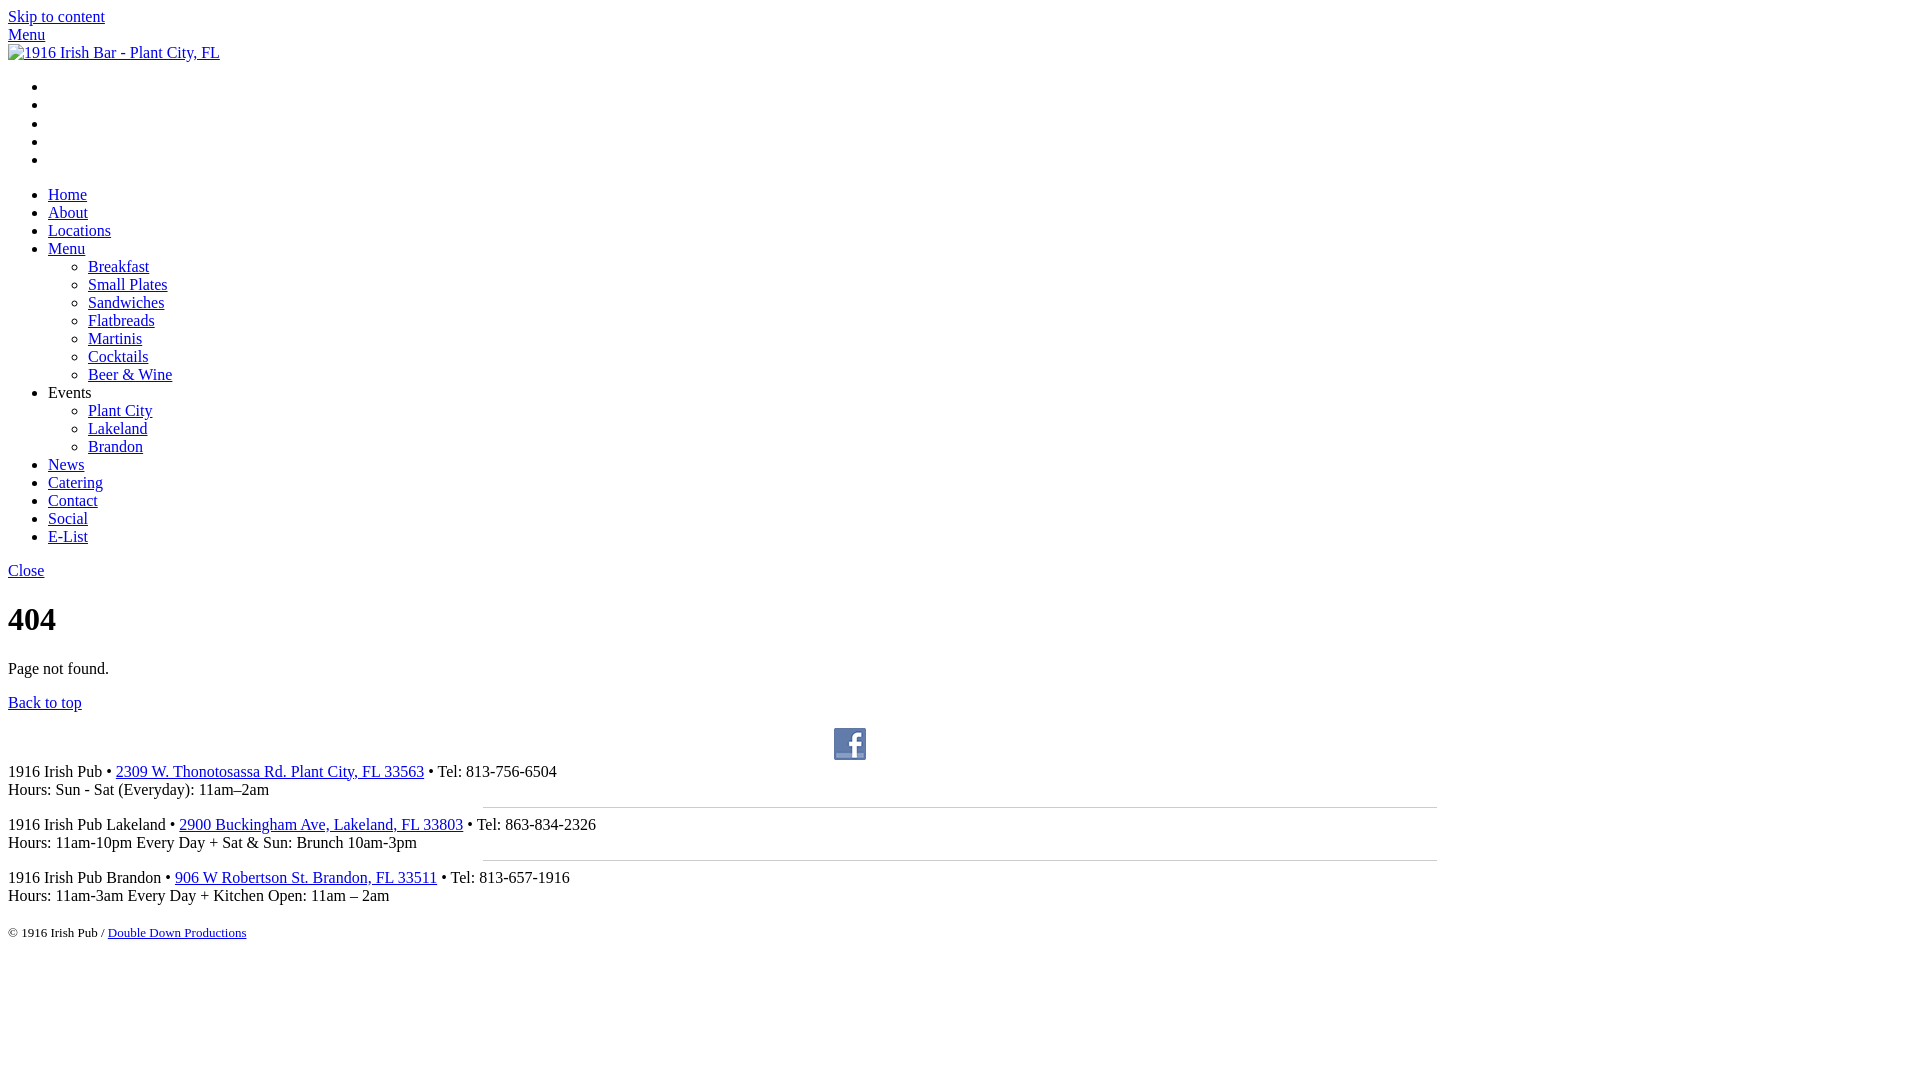  I want to click on 'Home', so click(67, 194).